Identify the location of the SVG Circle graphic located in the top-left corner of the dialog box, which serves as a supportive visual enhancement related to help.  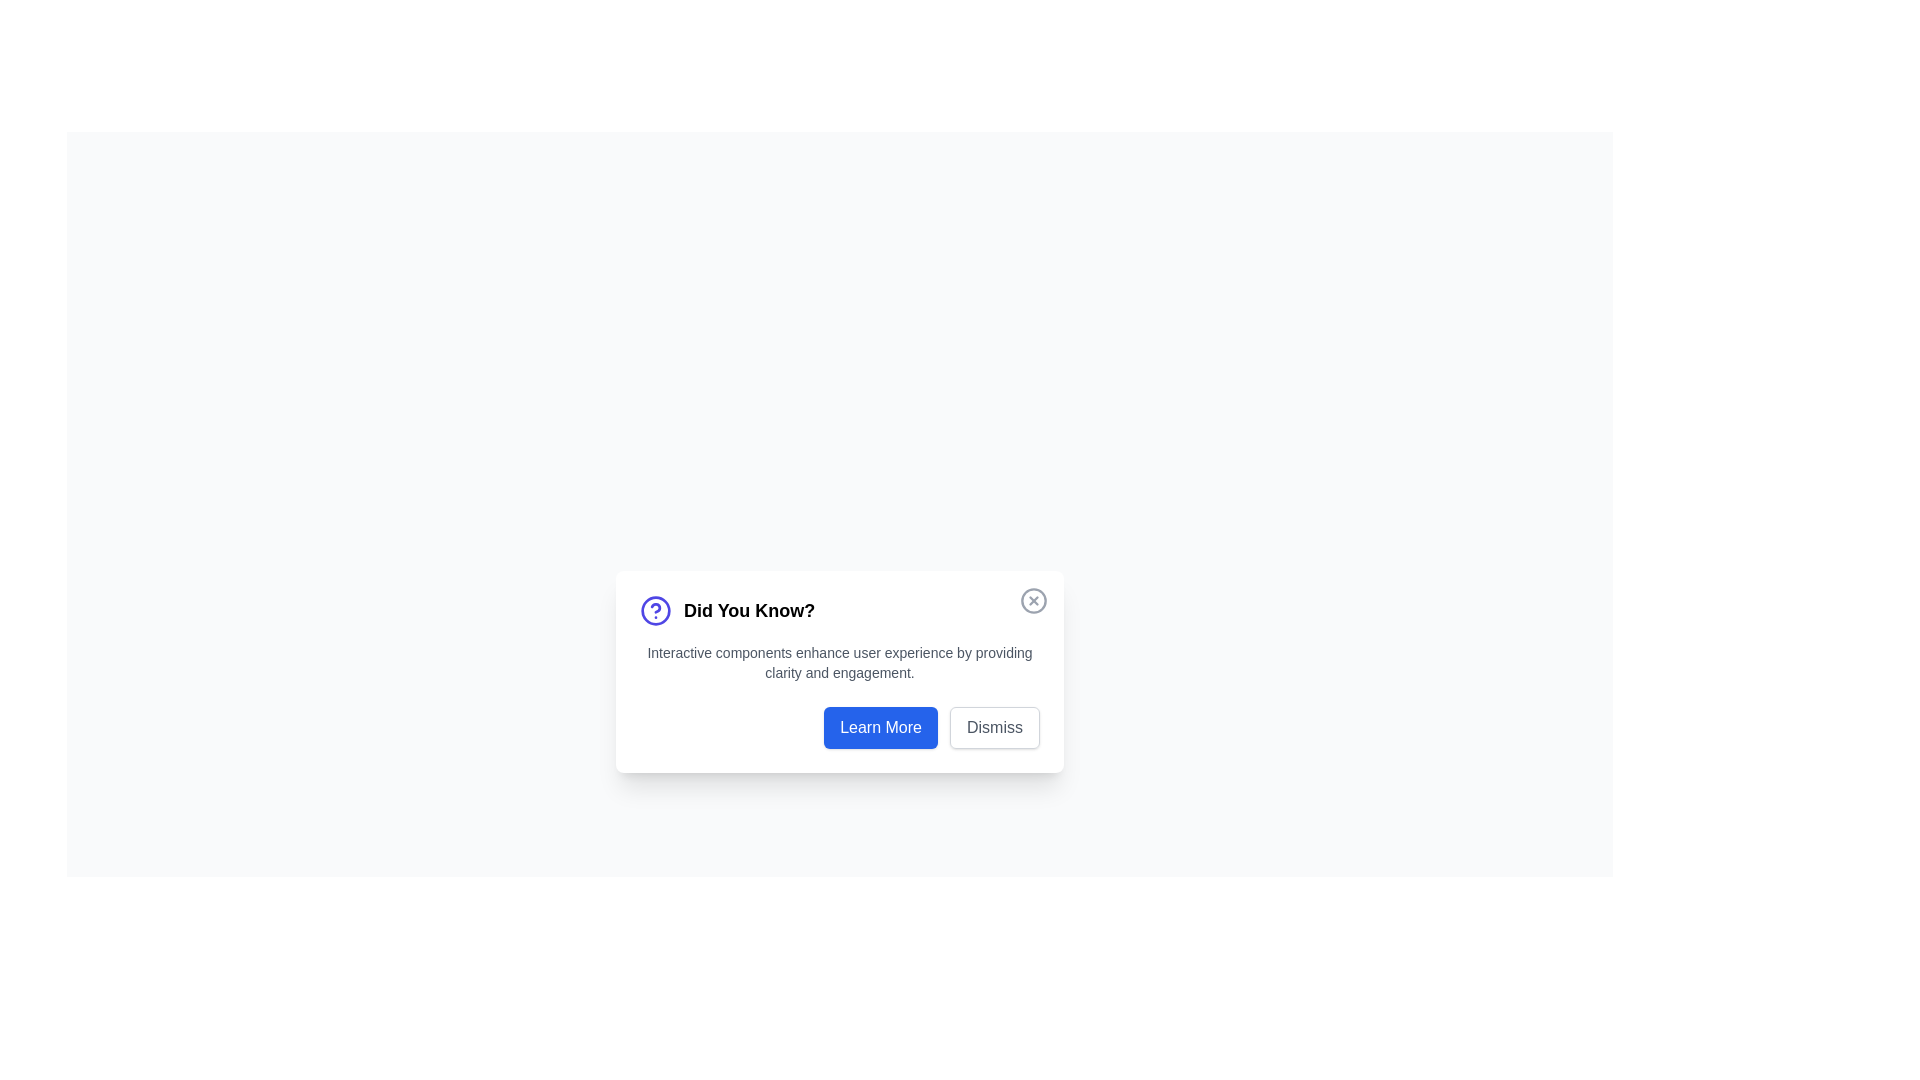
(656, 609).